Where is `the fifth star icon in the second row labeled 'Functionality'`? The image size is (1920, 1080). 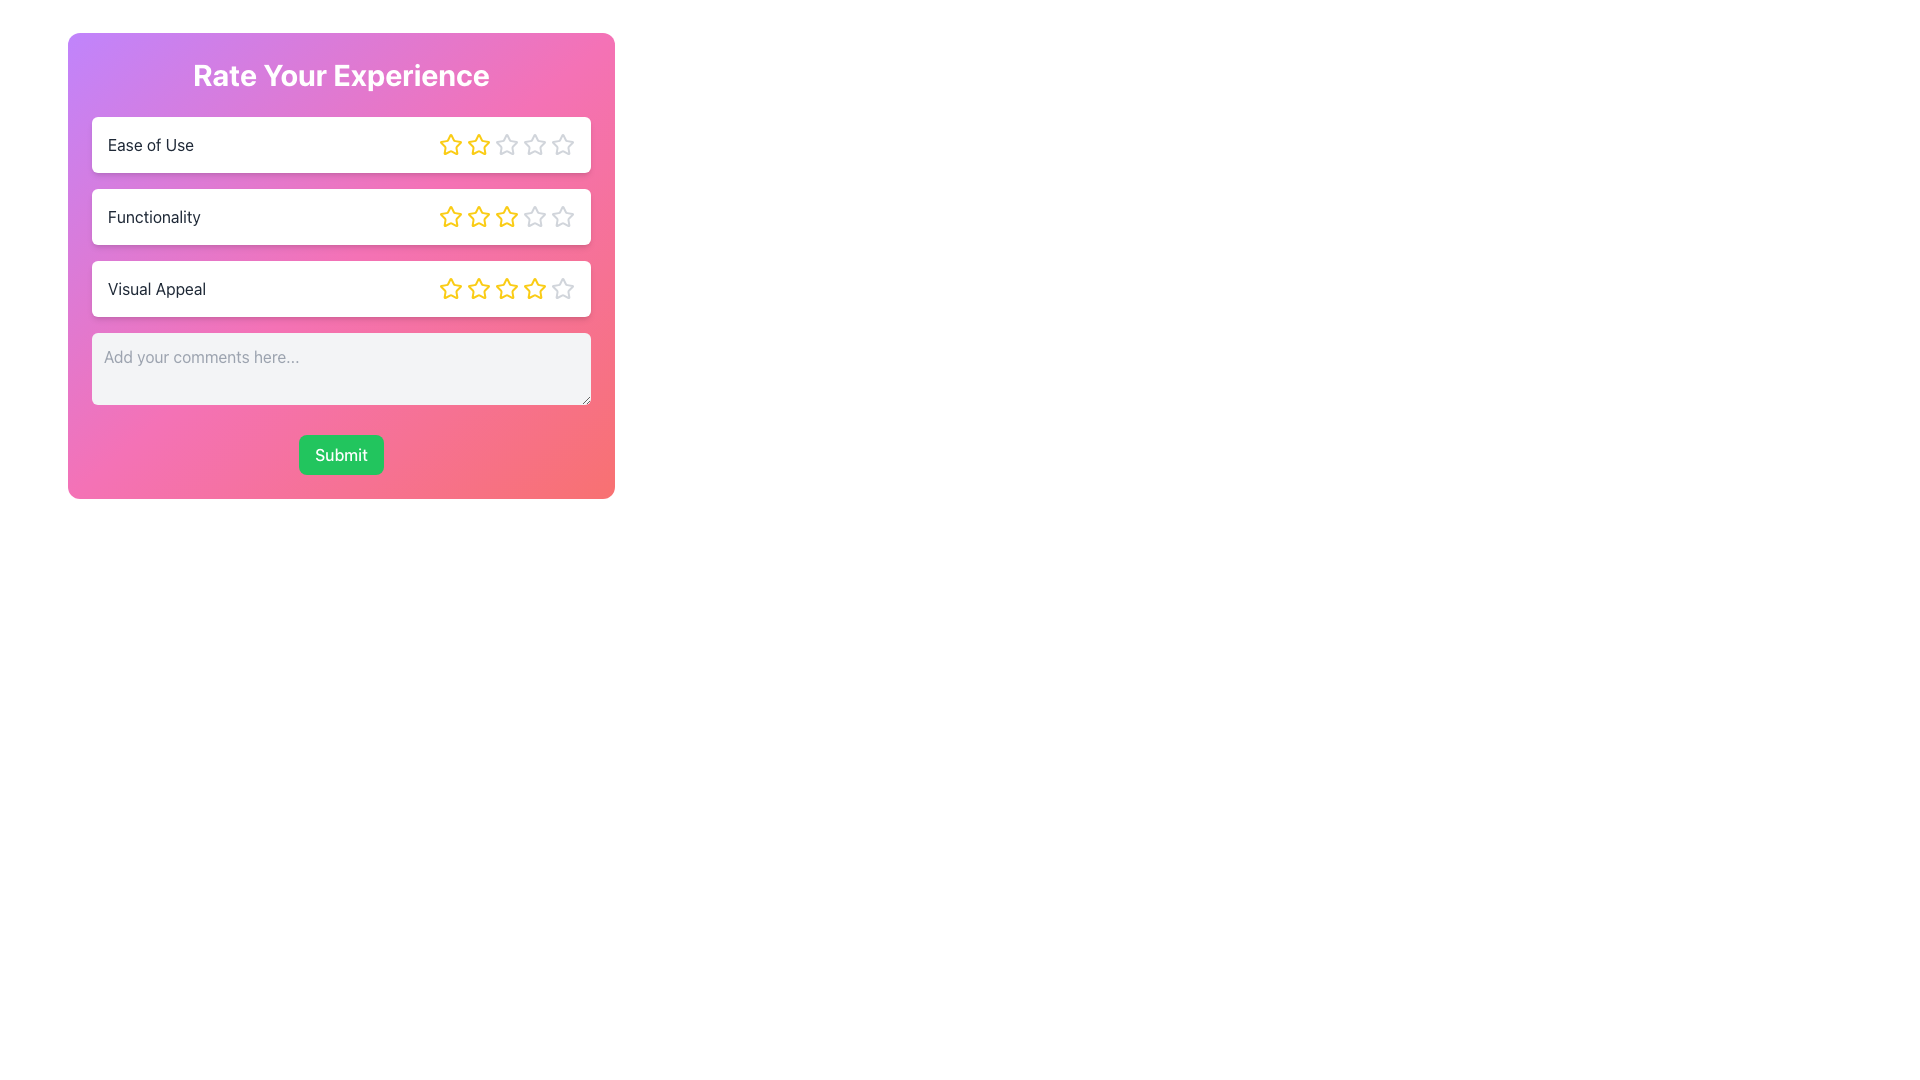 the fifth star icon in the second row labeled 'Functionality' is located at coordinates (534, 216).